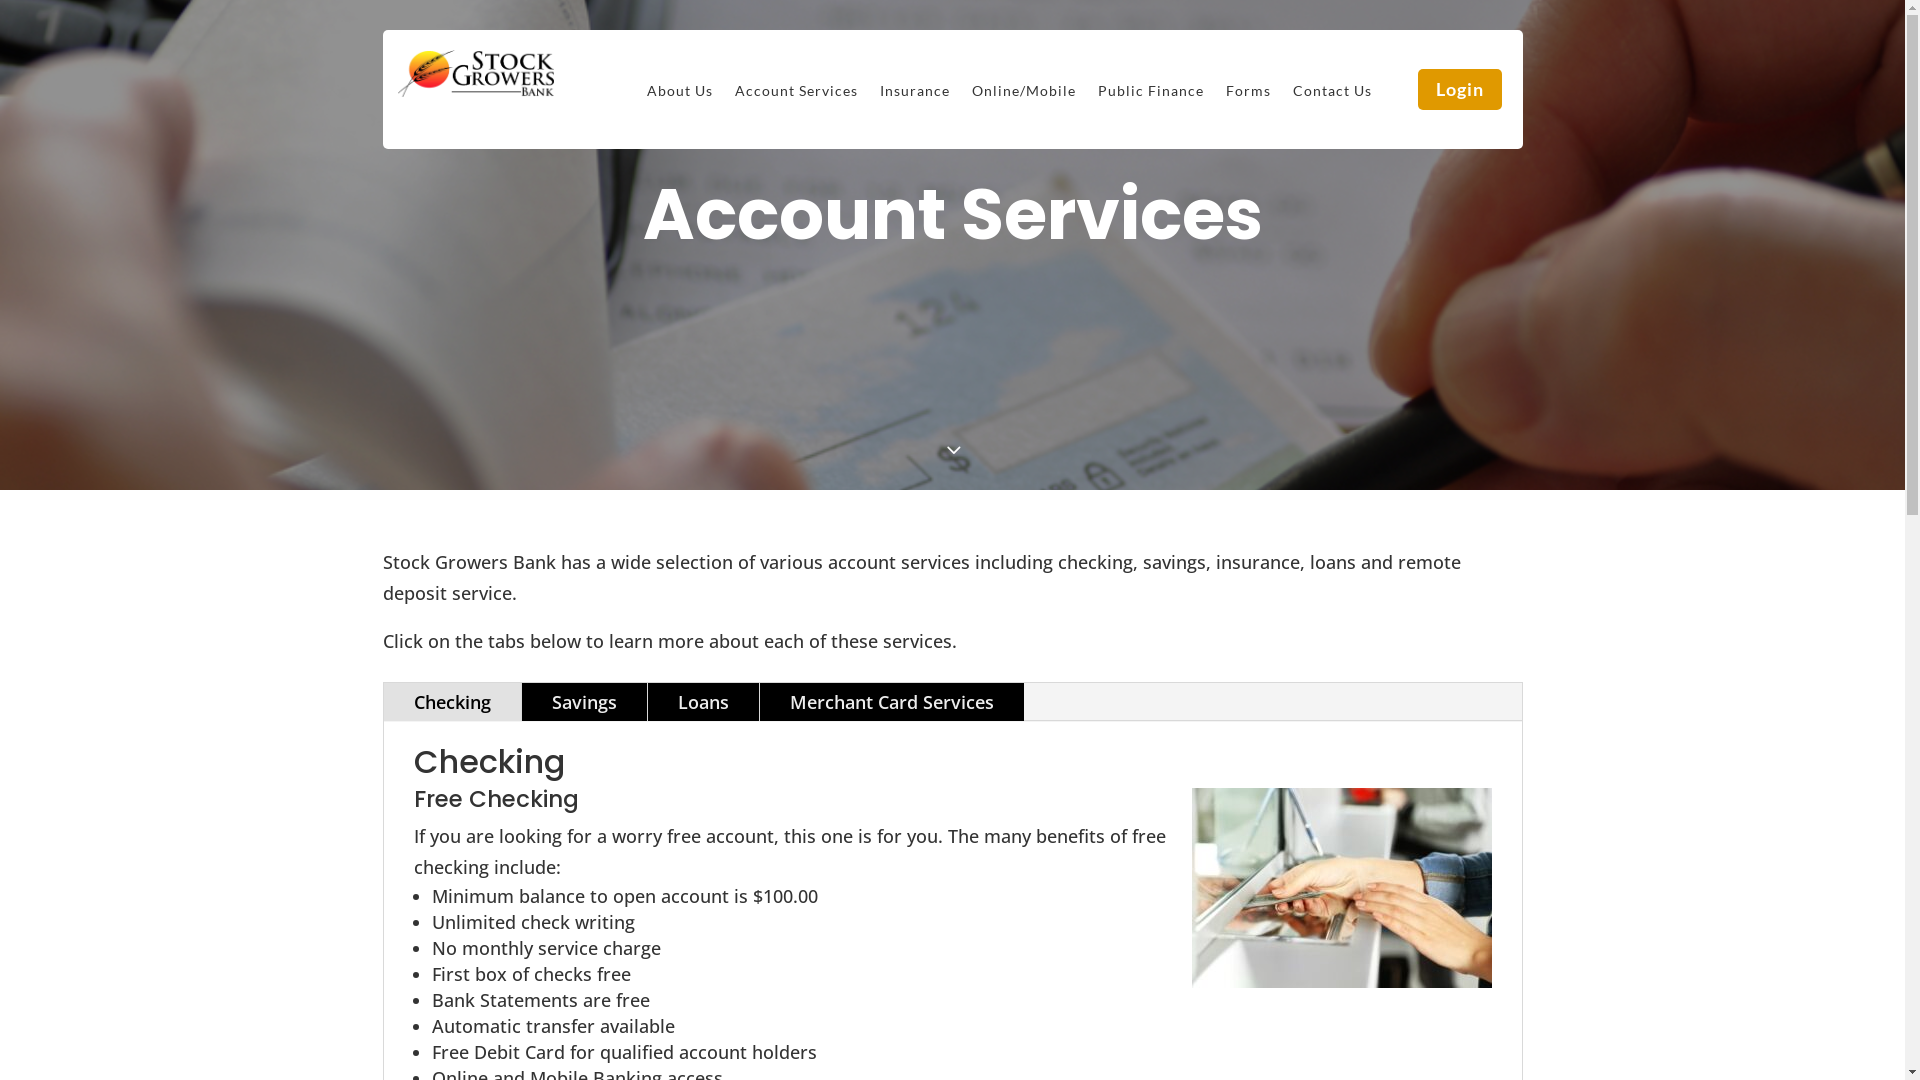 The width and height of the screenshot is (1920, 1080). What do you see at coordinates (583, 701) in the screenshot?
I see `'Savings'` at bounding box center [583, 701].